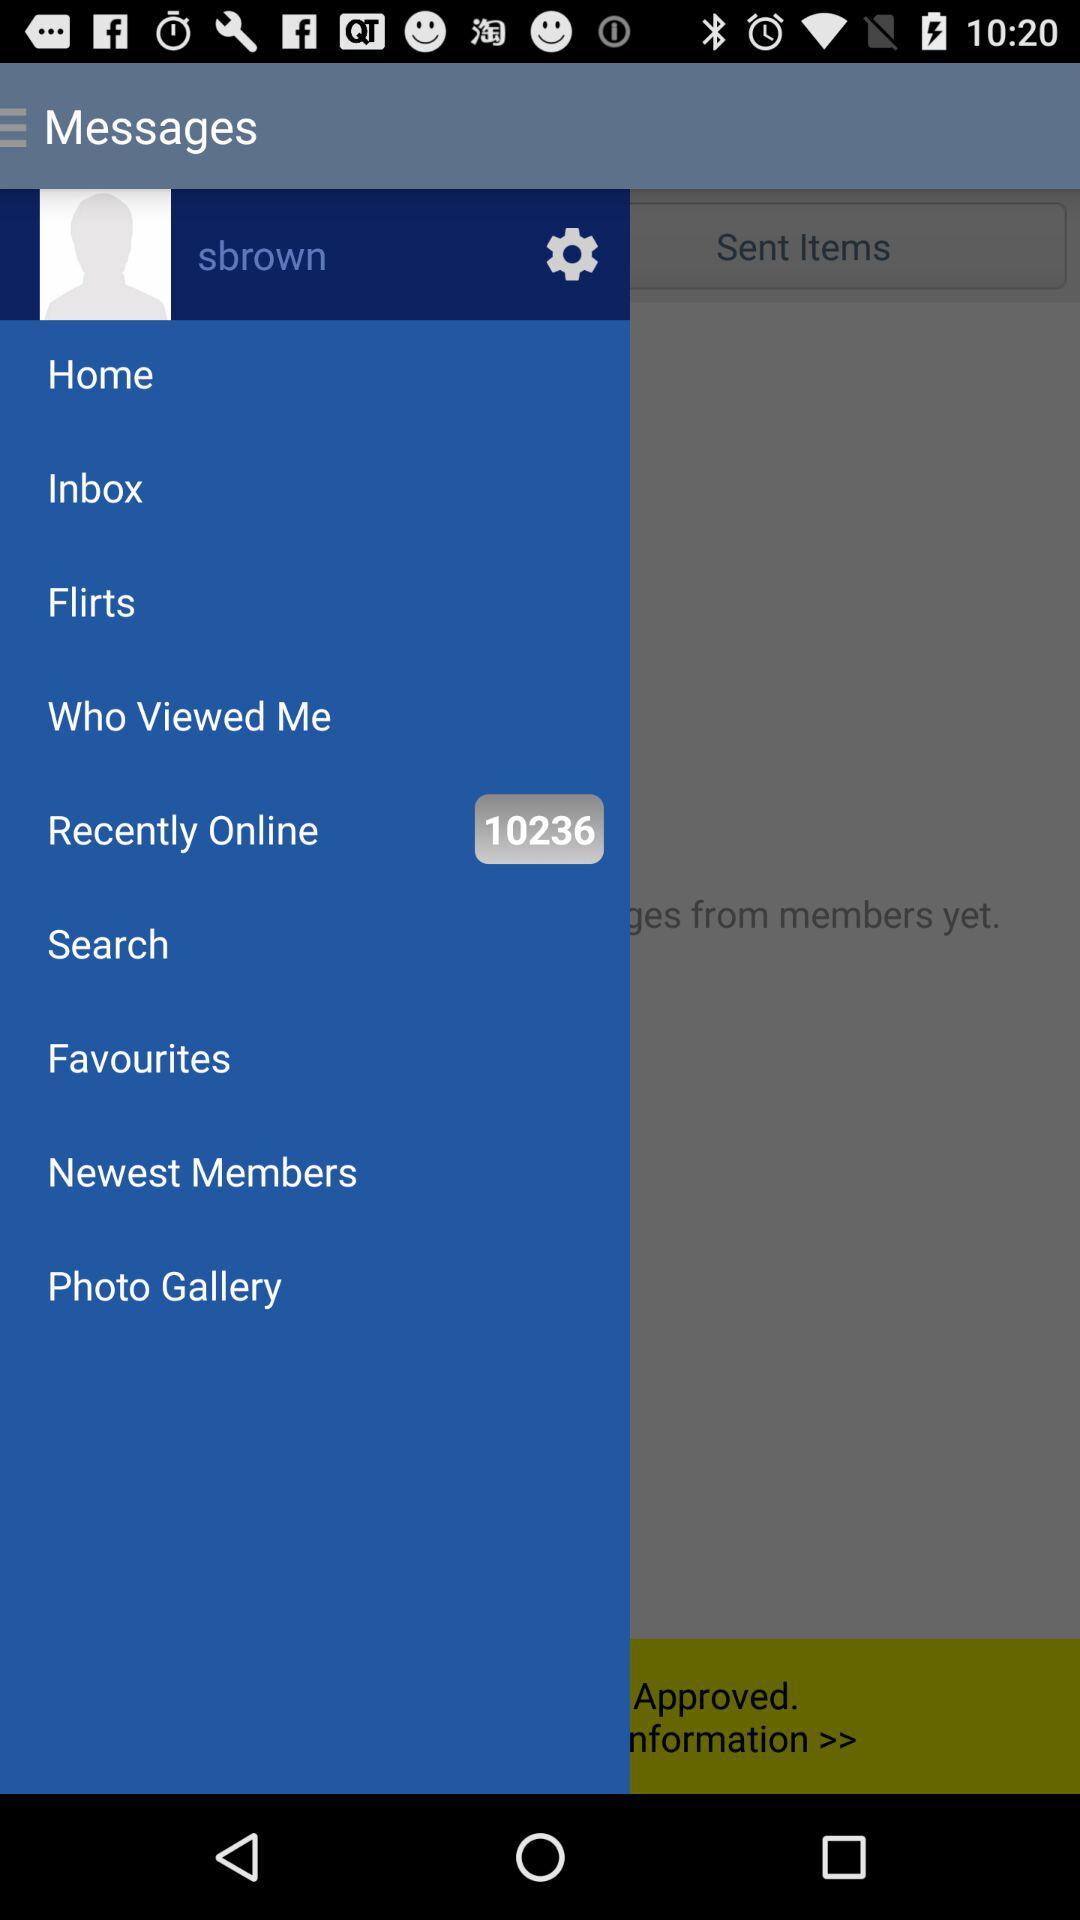  What do you see at coordinates (540, 970) in the screenshot?
I see `user control bar` at bounding box center [540, 970].